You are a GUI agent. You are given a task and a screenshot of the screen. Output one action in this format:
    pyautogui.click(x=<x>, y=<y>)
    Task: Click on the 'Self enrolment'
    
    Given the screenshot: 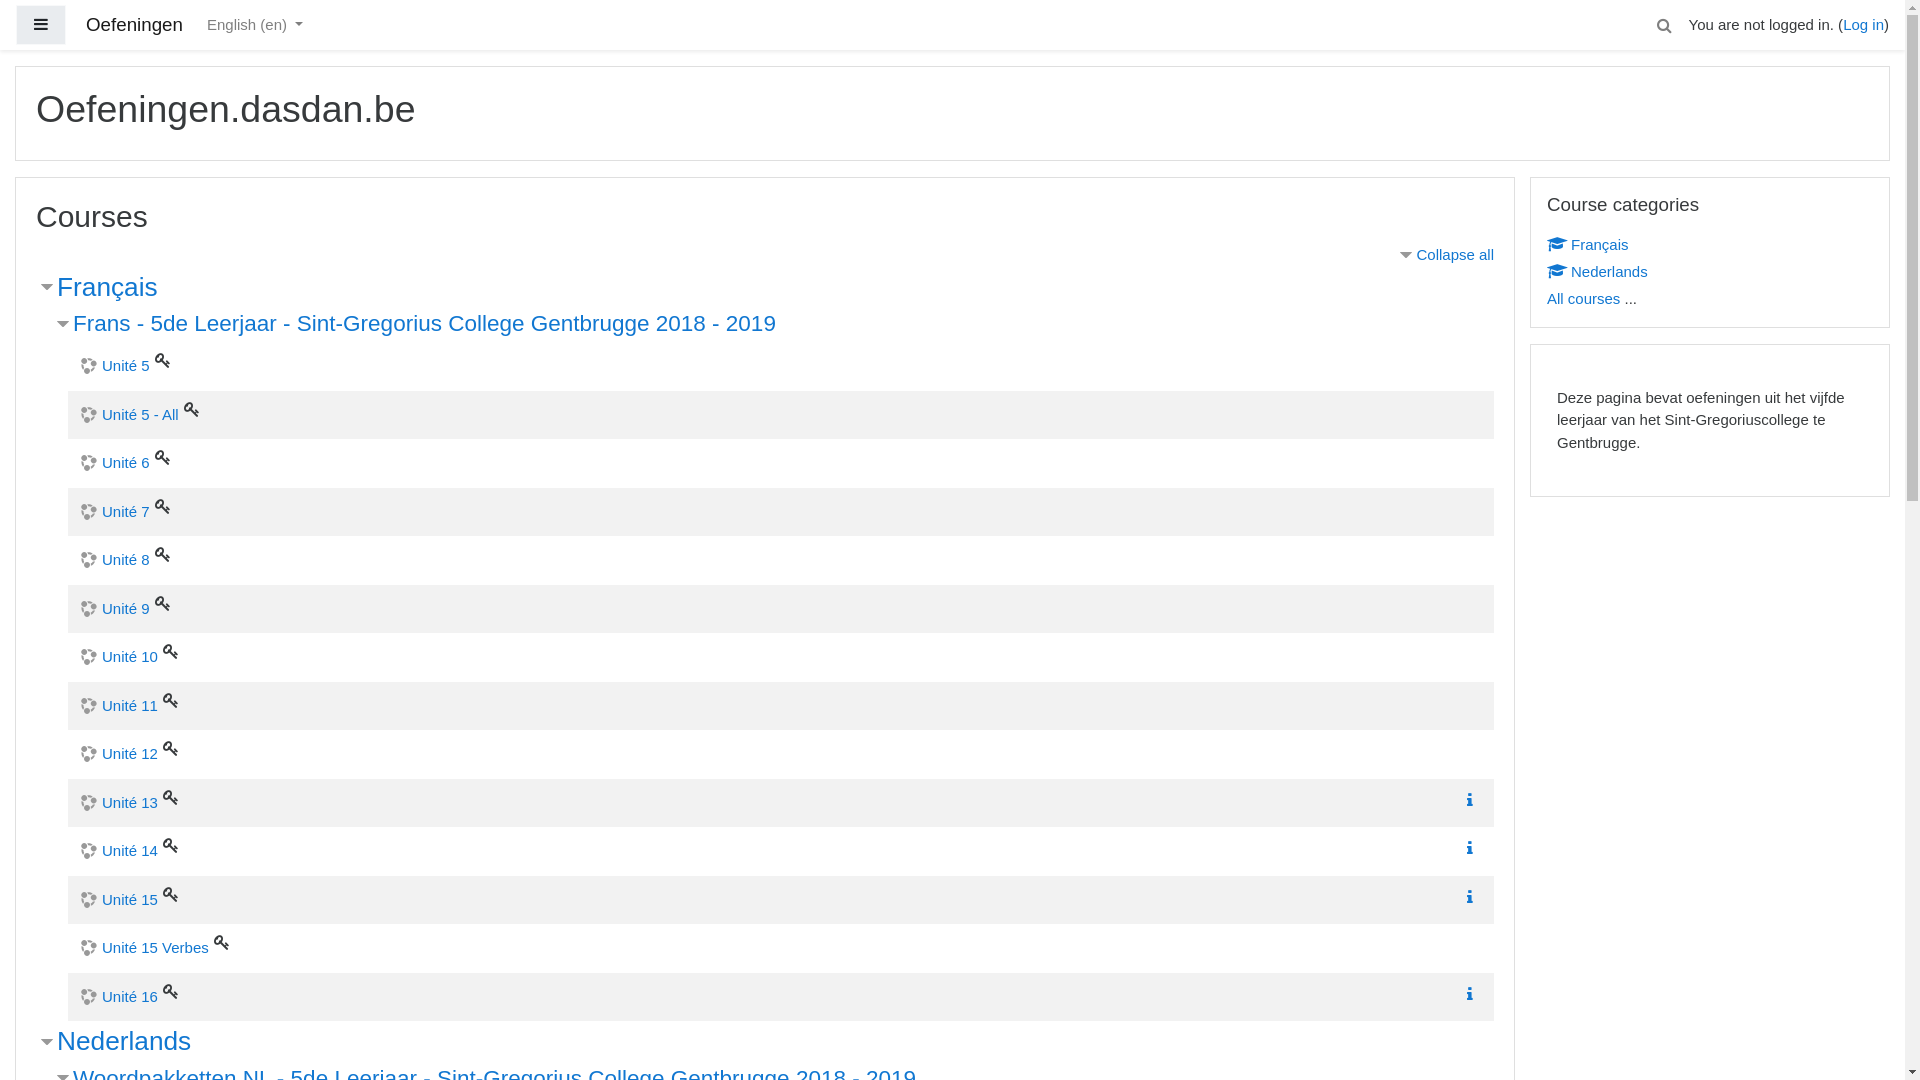 What is the action you would take?
    pyautogui.click(x=192, y=407)
    